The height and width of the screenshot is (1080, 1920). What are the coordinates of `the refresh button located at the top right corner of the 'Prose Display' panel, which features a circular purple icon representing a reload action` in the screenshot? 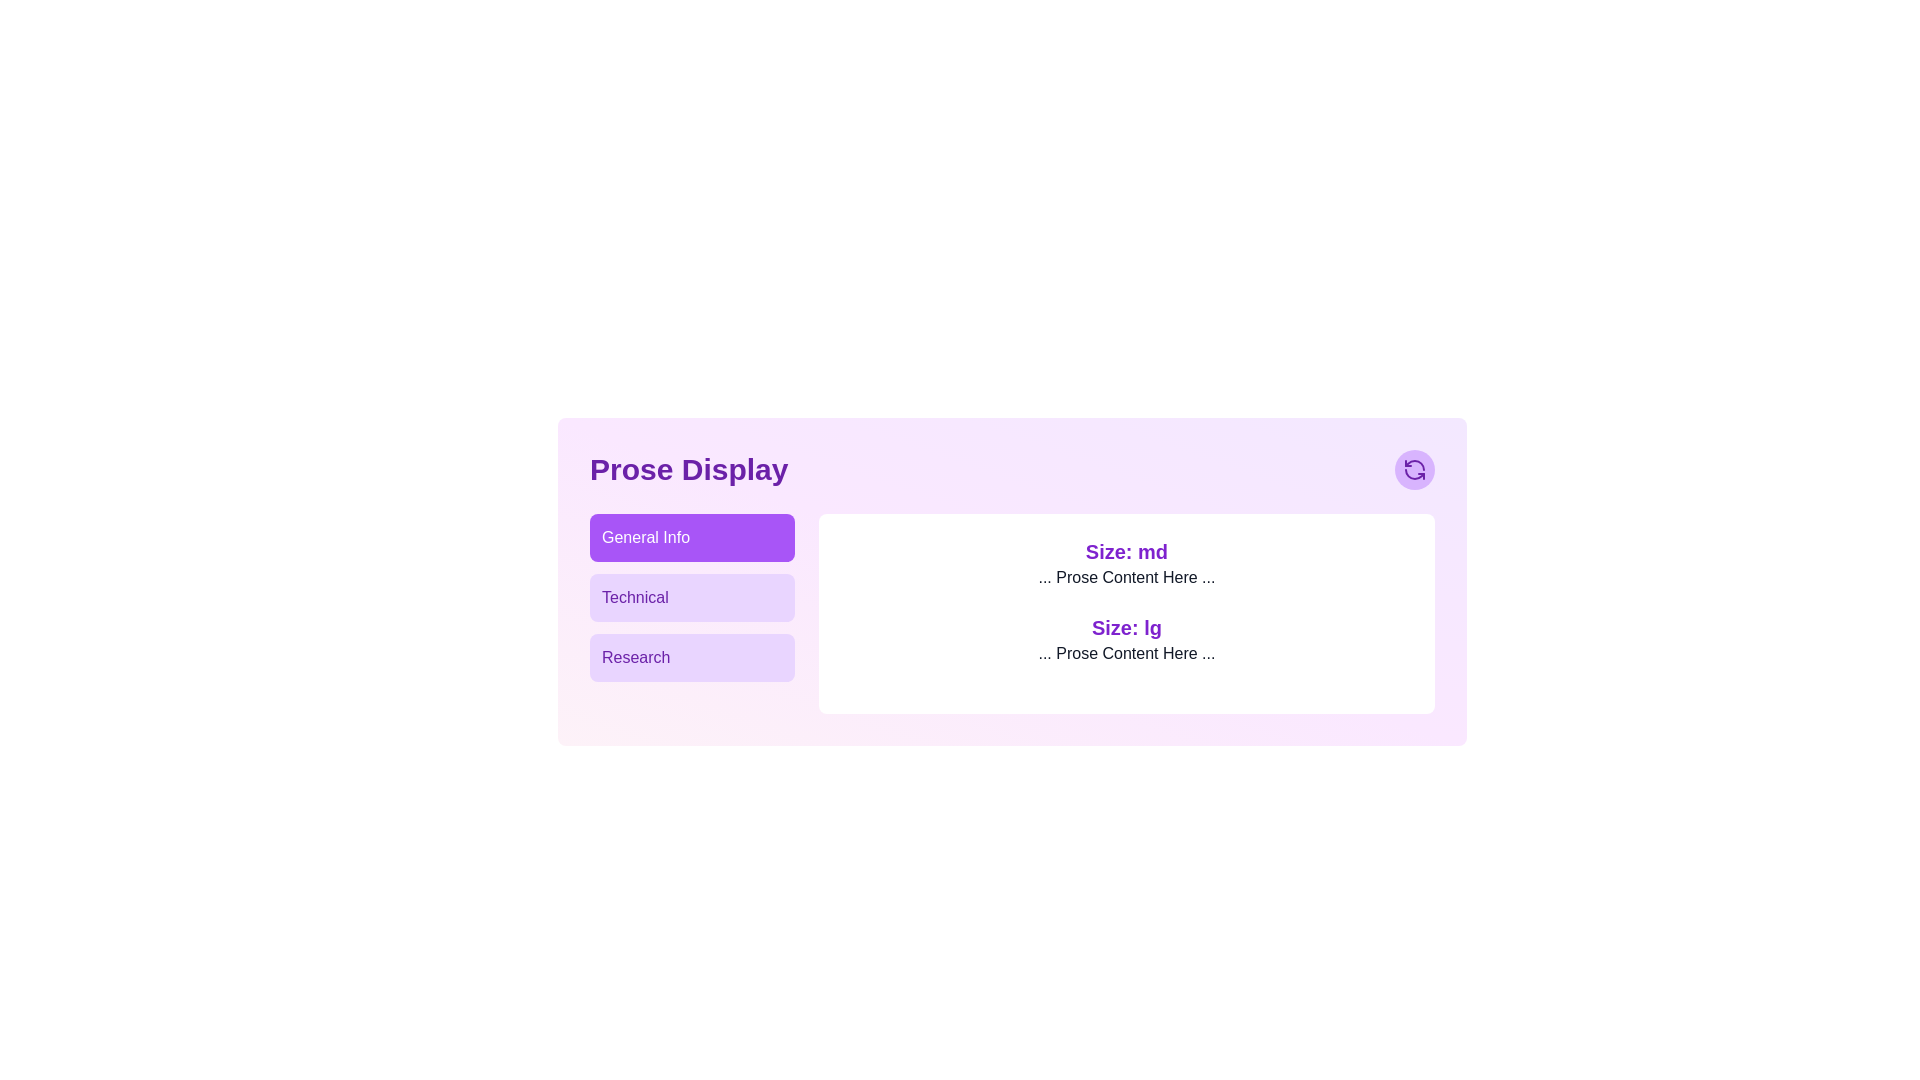 It's located at (1414, 470).